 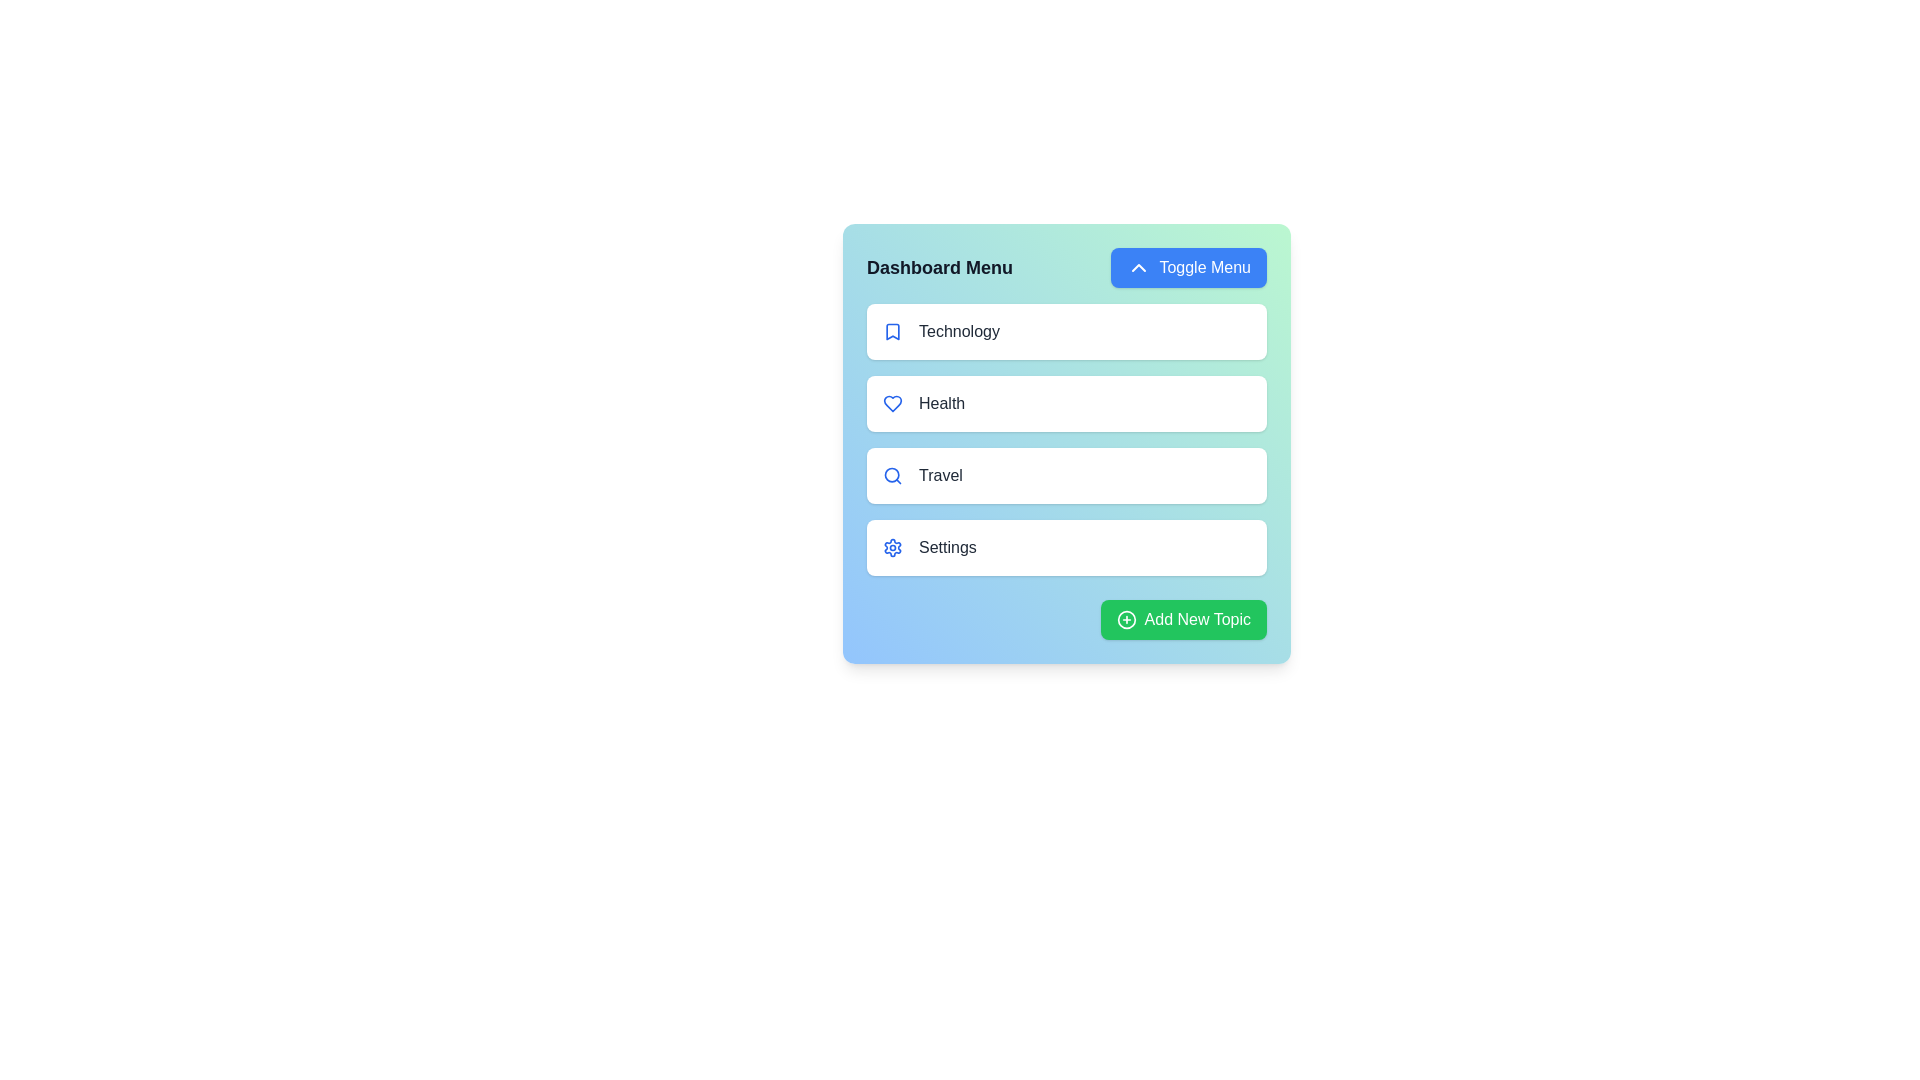 I want to click on the 'Add New Topic' button to initiate the process of adding a new topic, so click(x=1183, y=619).